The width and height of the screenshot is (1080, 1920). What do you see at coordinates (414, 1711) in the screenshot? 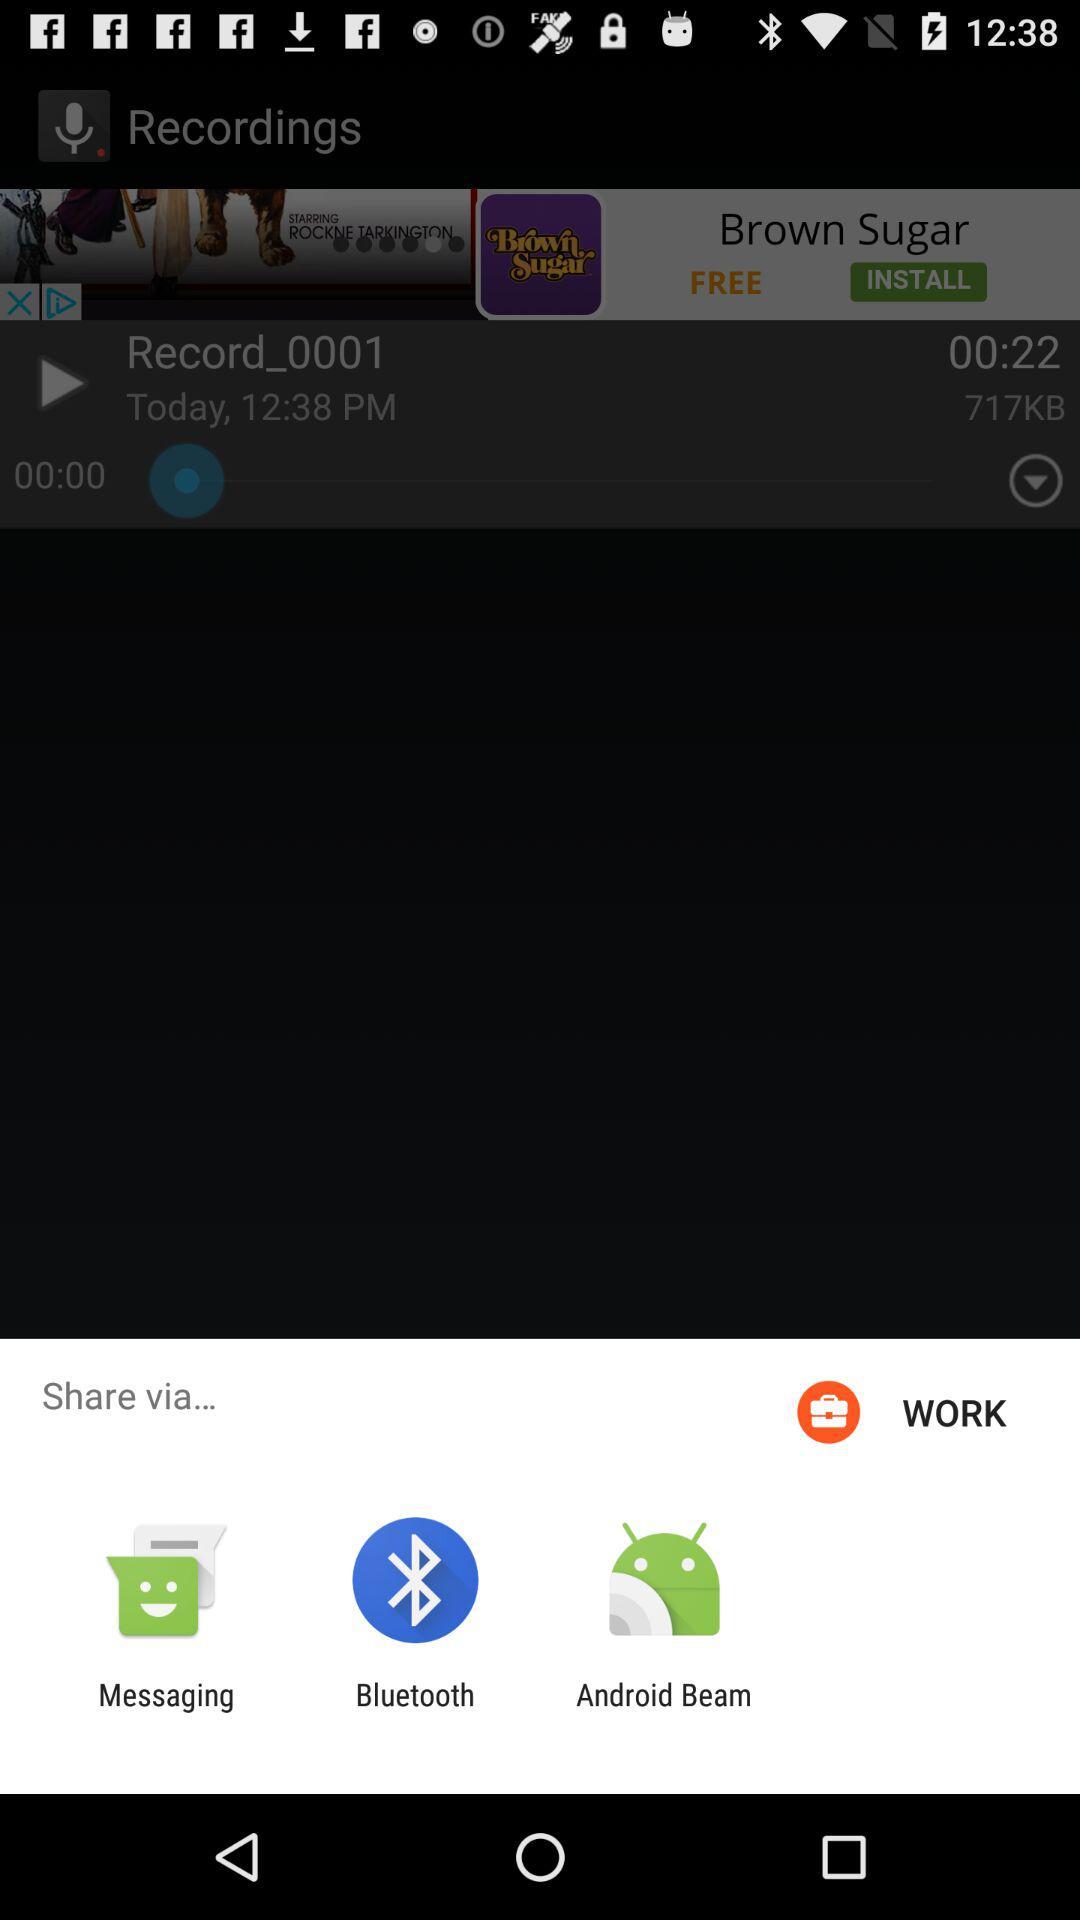
I see `icon next to messaging icon` at bounding box center [414, 1711].